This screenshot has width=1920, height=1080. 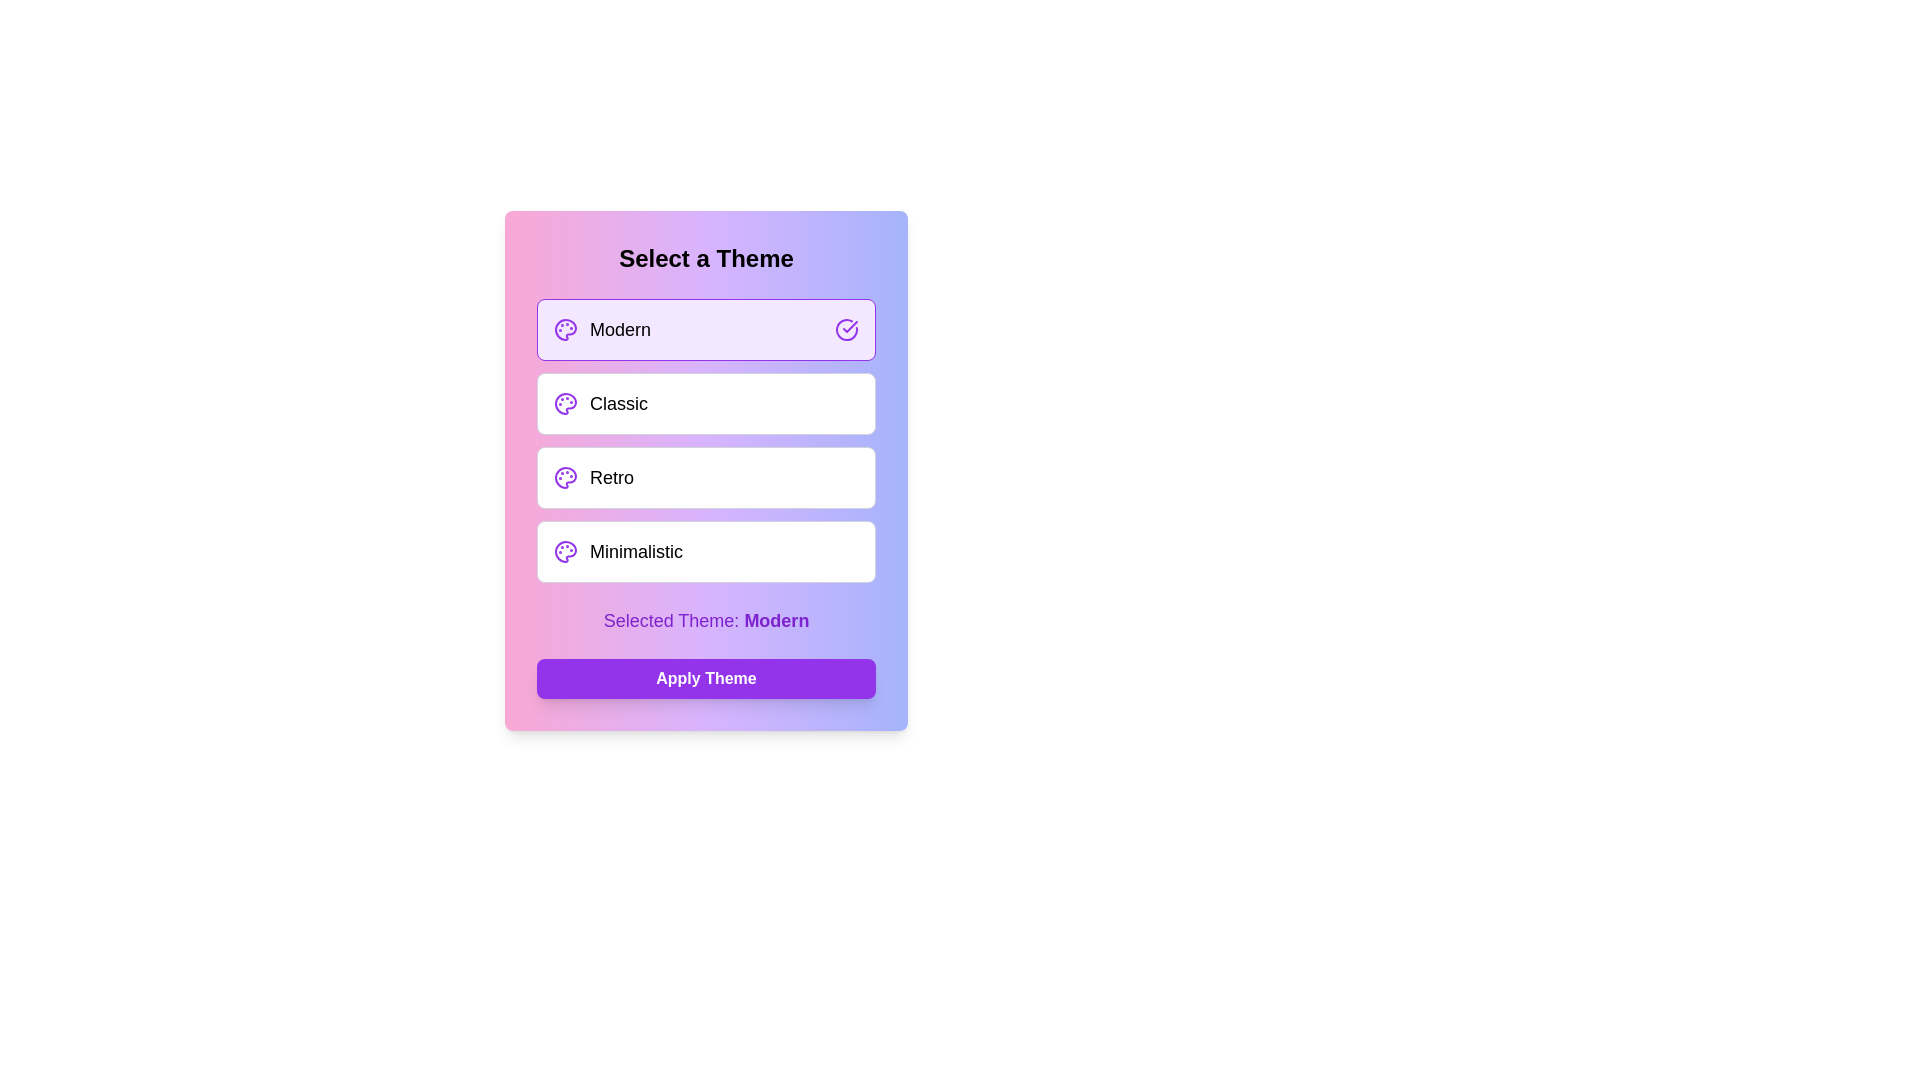 I want to click on the circular checkmark confirmation icon in purple located in the top-right section of the 'Modern' option in the 'Select a Theme' menu, so click(x=846, y=329).